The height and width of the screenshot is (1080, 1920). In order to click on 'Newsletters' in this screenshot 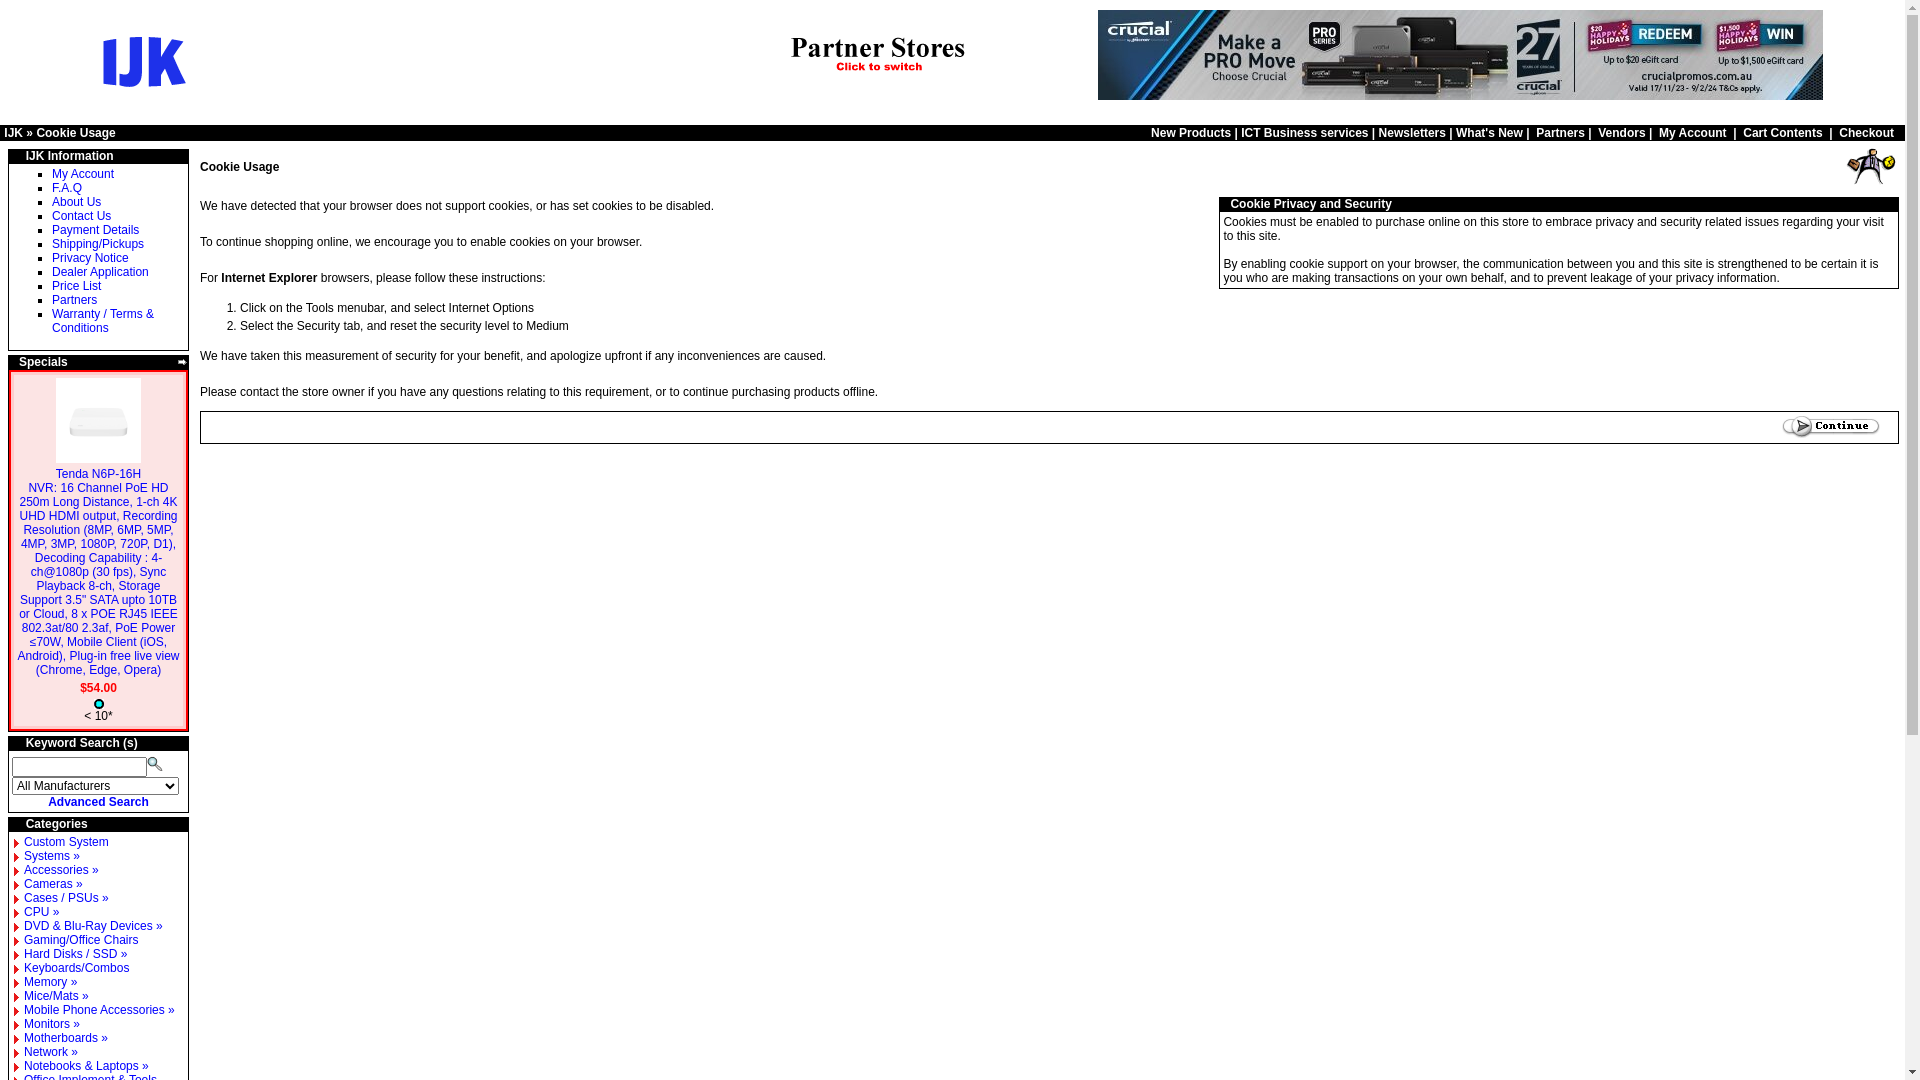, I will do `click(1377, 132)`.